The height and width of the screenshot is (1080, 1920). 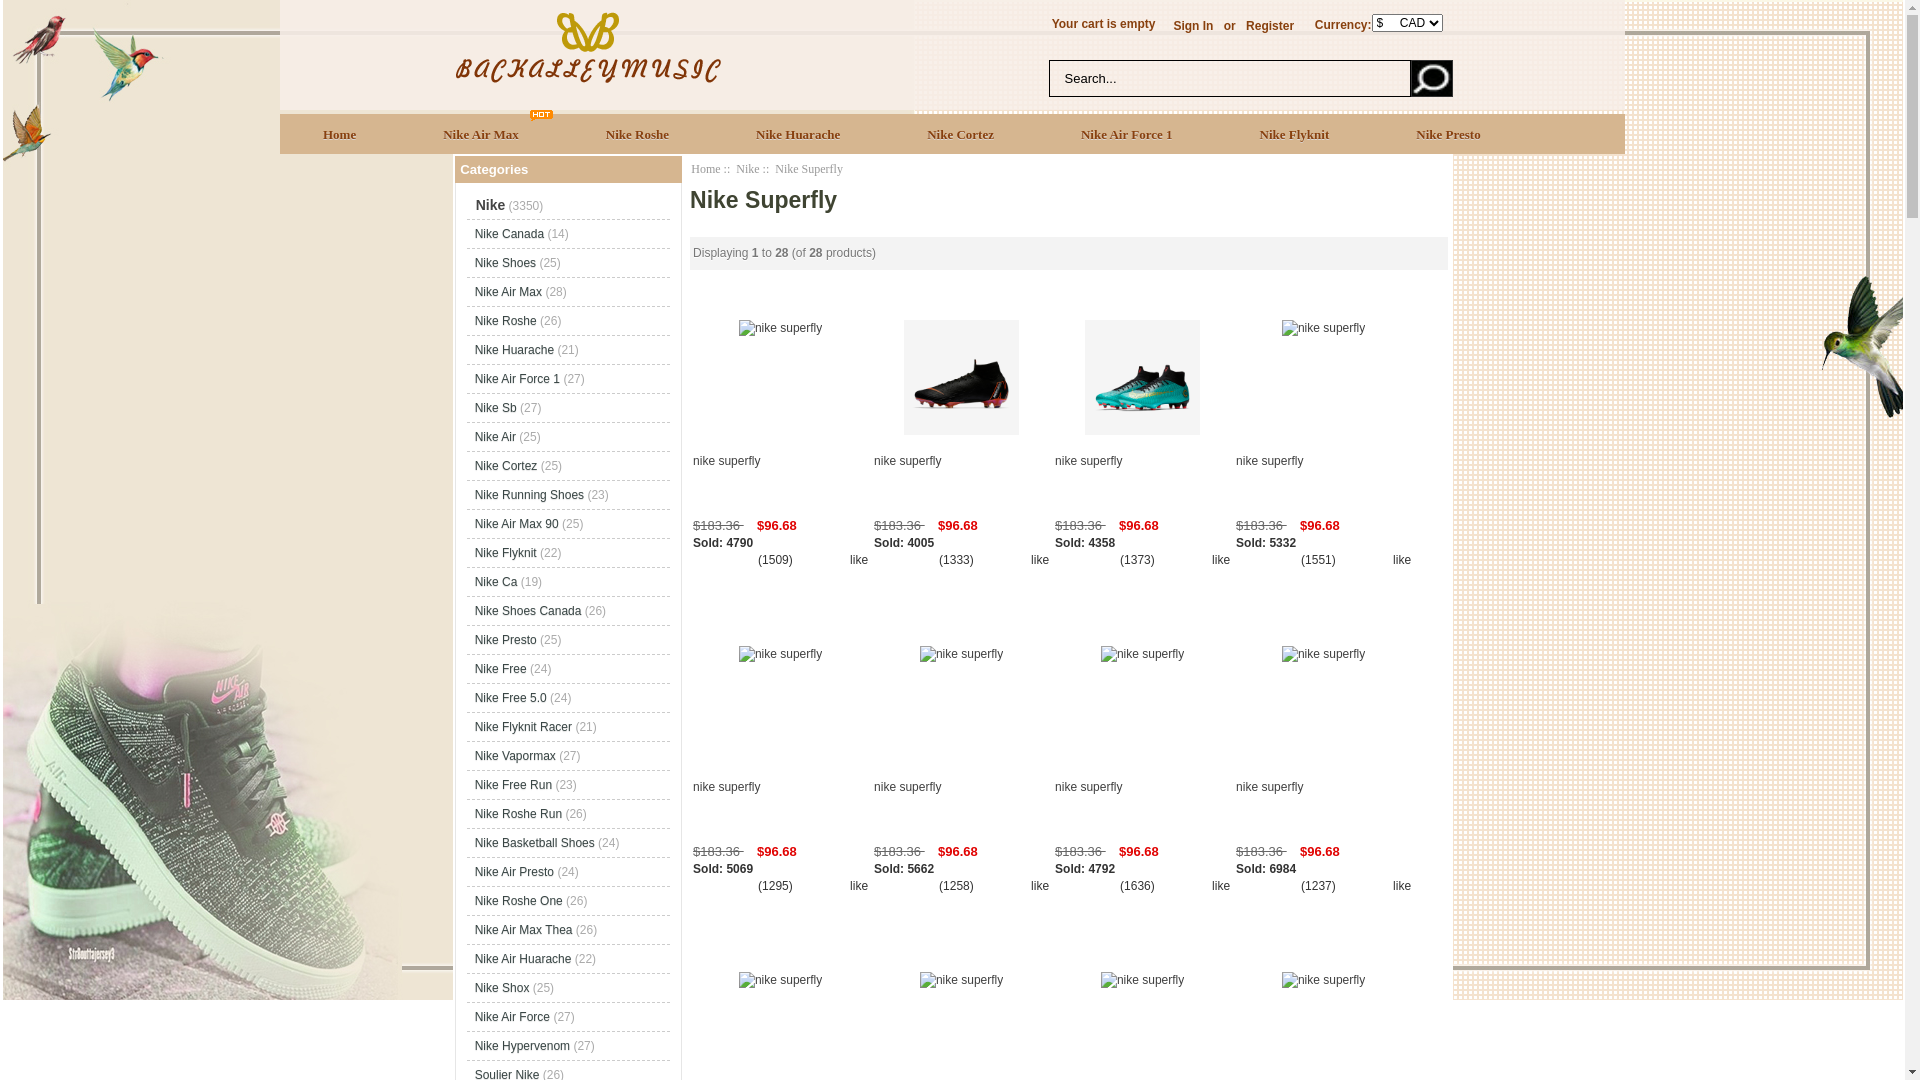 What do you see at coordinates (859, 559) in the screenshot?
I see `'like'` at bounding box center [859, 559].